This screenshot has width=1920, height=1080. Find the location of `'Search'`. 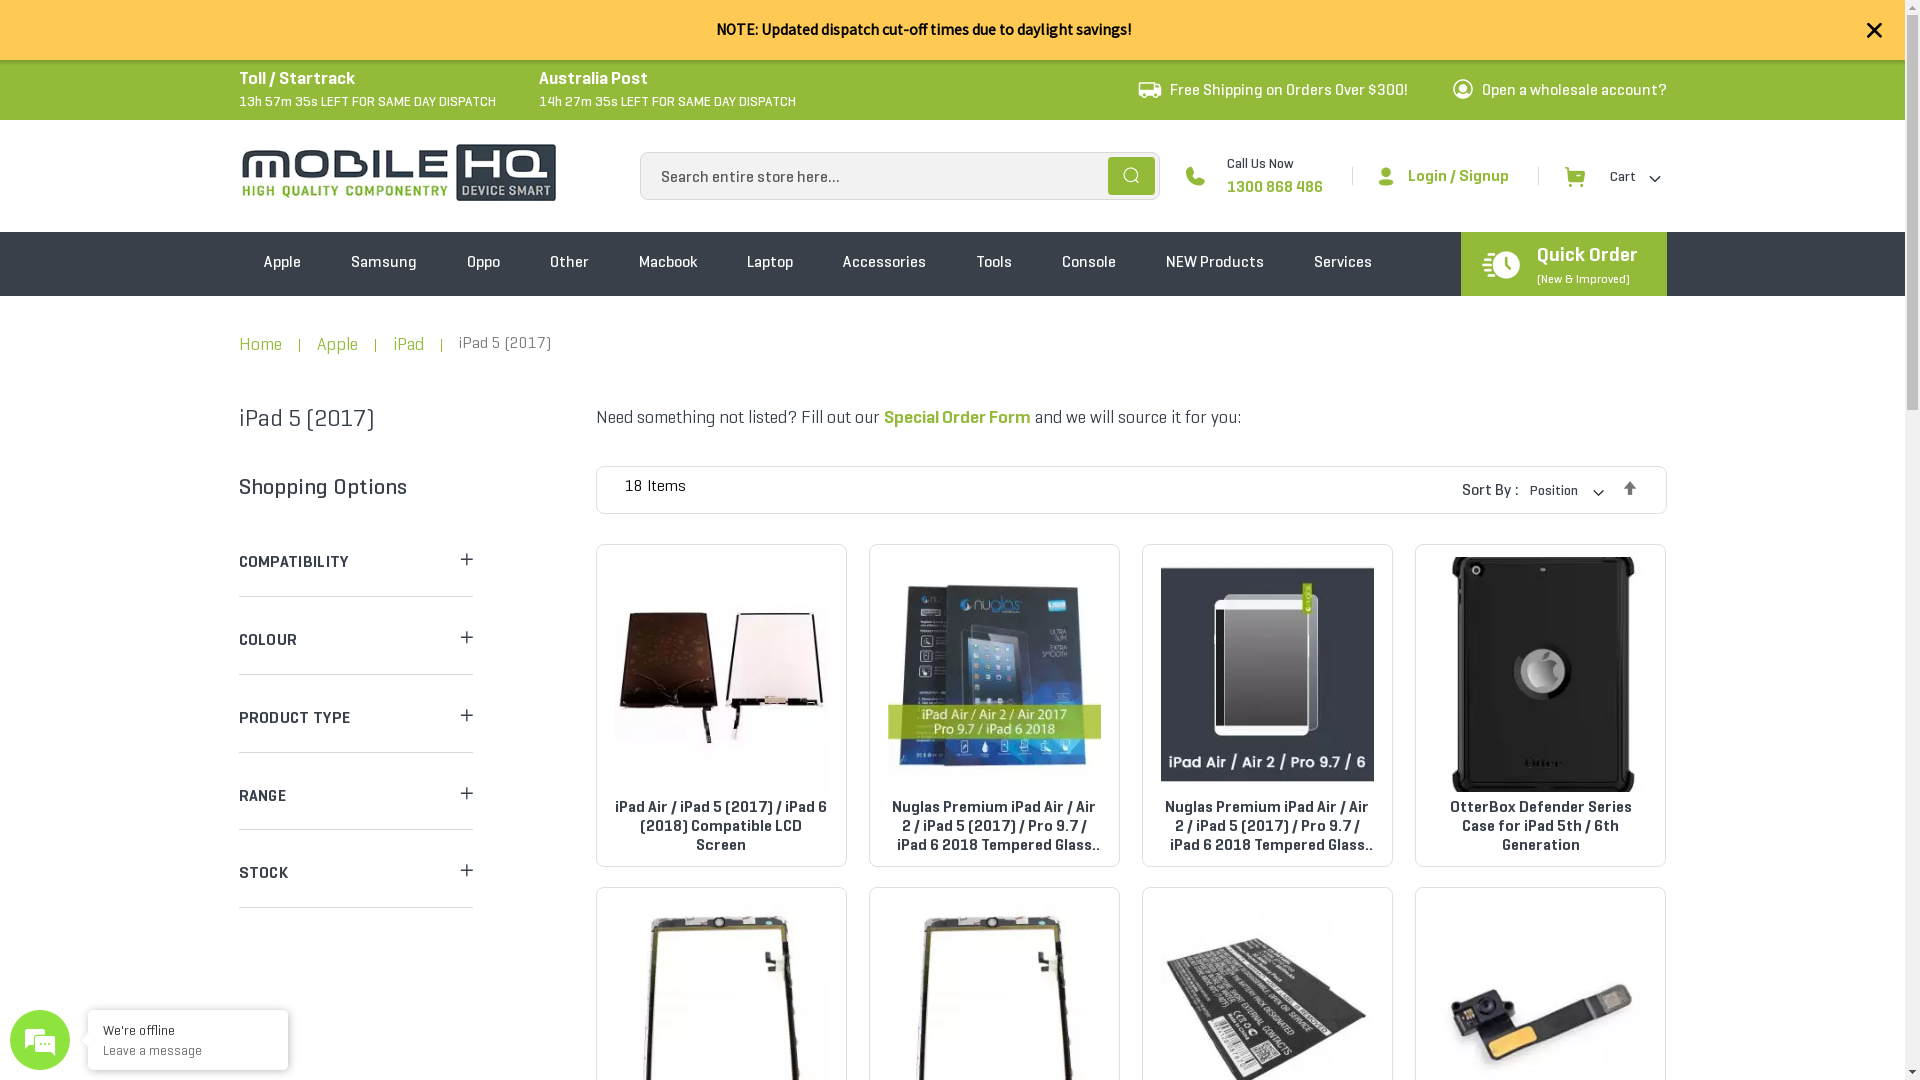

'Search' is located at coordinates (1107, 115).